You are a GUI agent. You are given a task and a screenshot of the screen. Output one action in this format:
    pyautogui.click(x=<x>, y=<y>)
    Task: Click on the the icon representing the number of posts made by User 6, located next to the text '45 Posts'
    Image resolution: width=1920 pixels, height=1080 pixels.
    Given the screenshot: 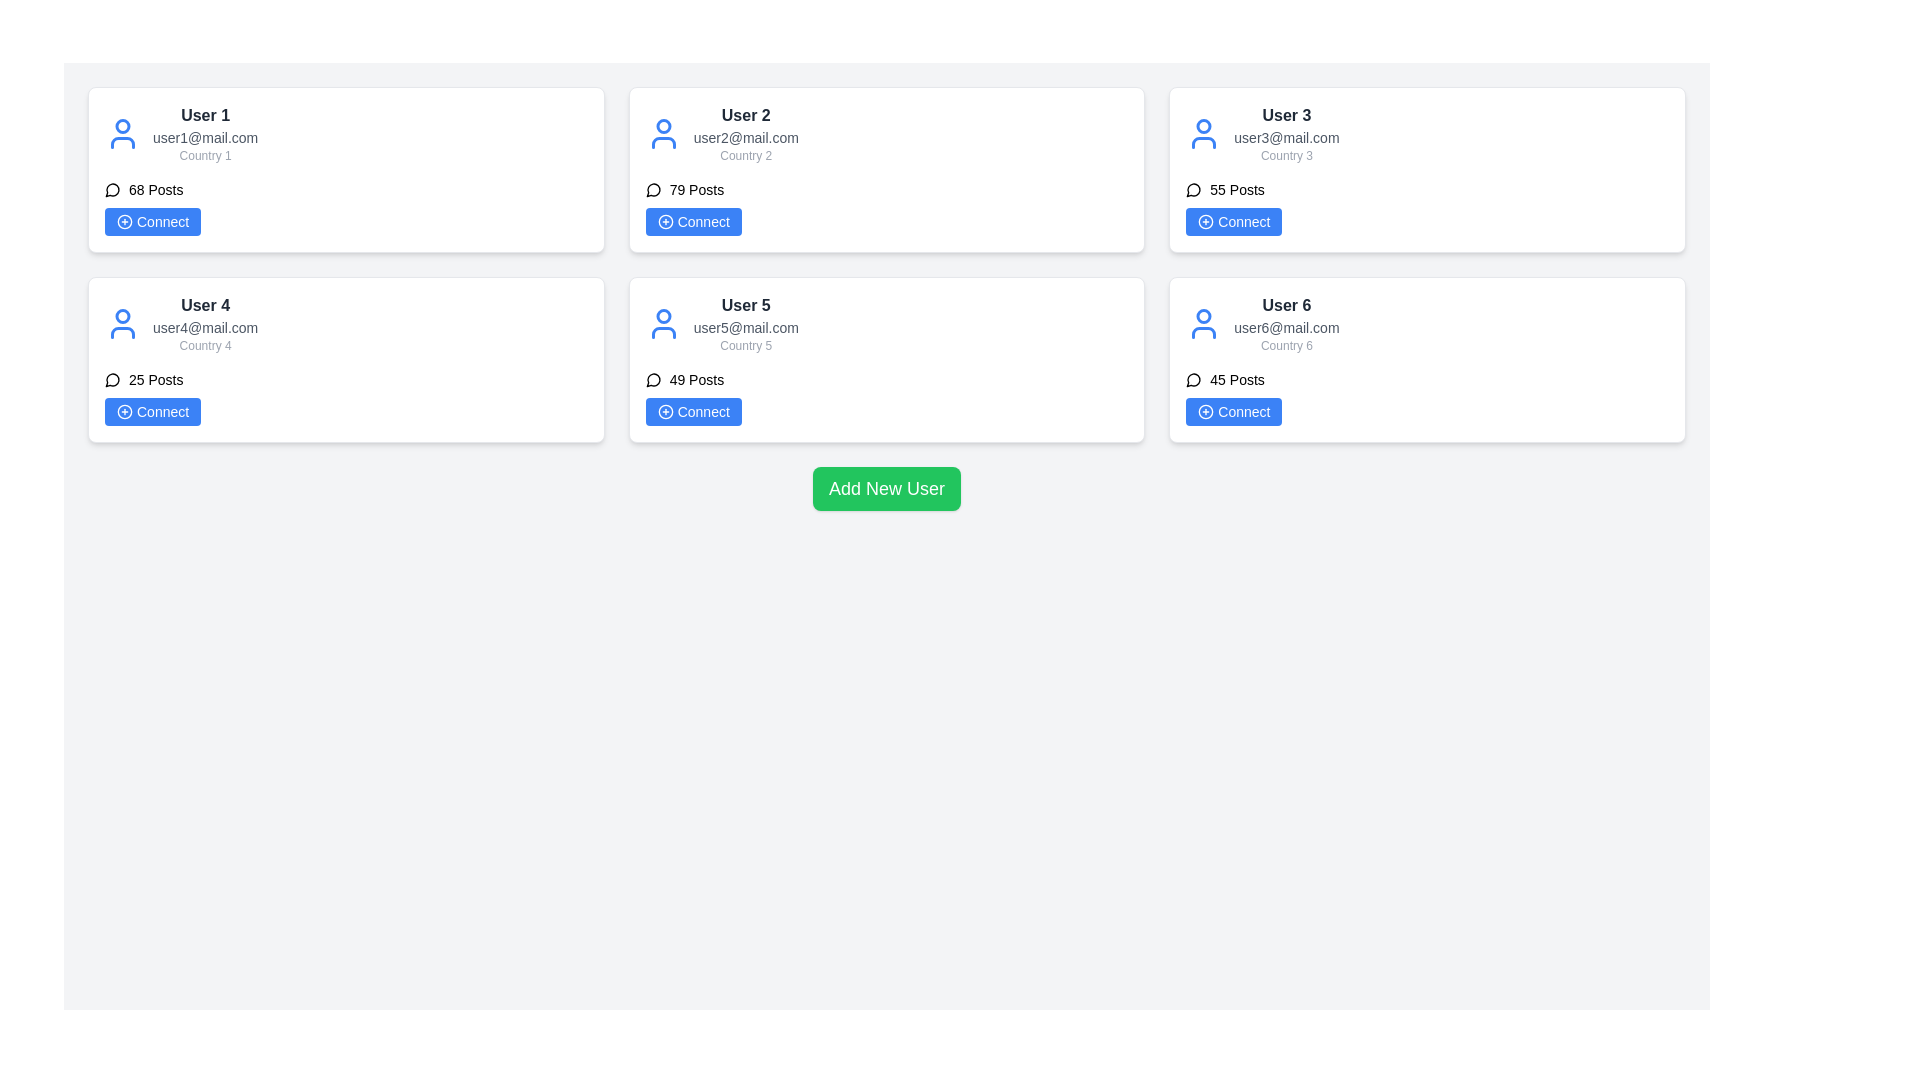 What is the action you would take?
    pyautogui.click(x=1194, y=380)
    